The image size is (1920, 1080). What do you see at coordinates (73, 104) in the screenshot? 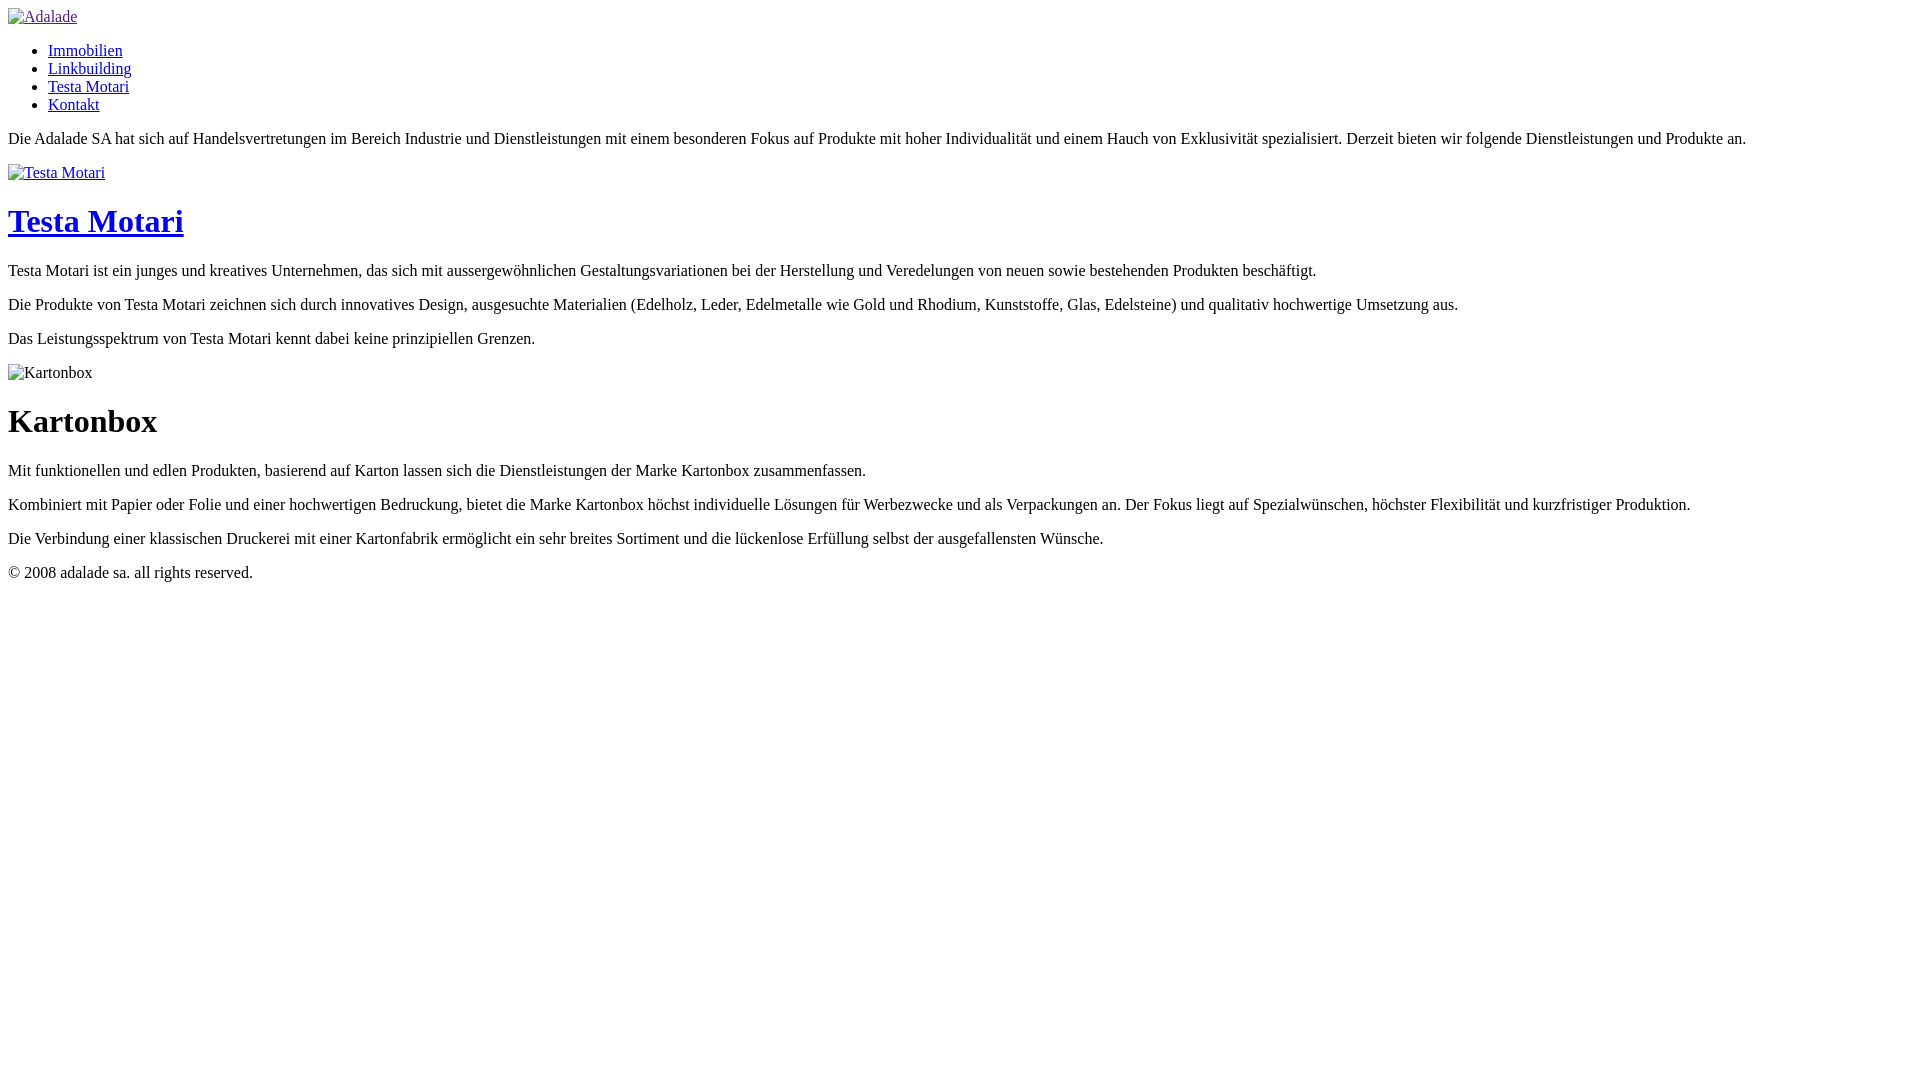
I see `'Kontakt'` at bounding box center [73, 104].